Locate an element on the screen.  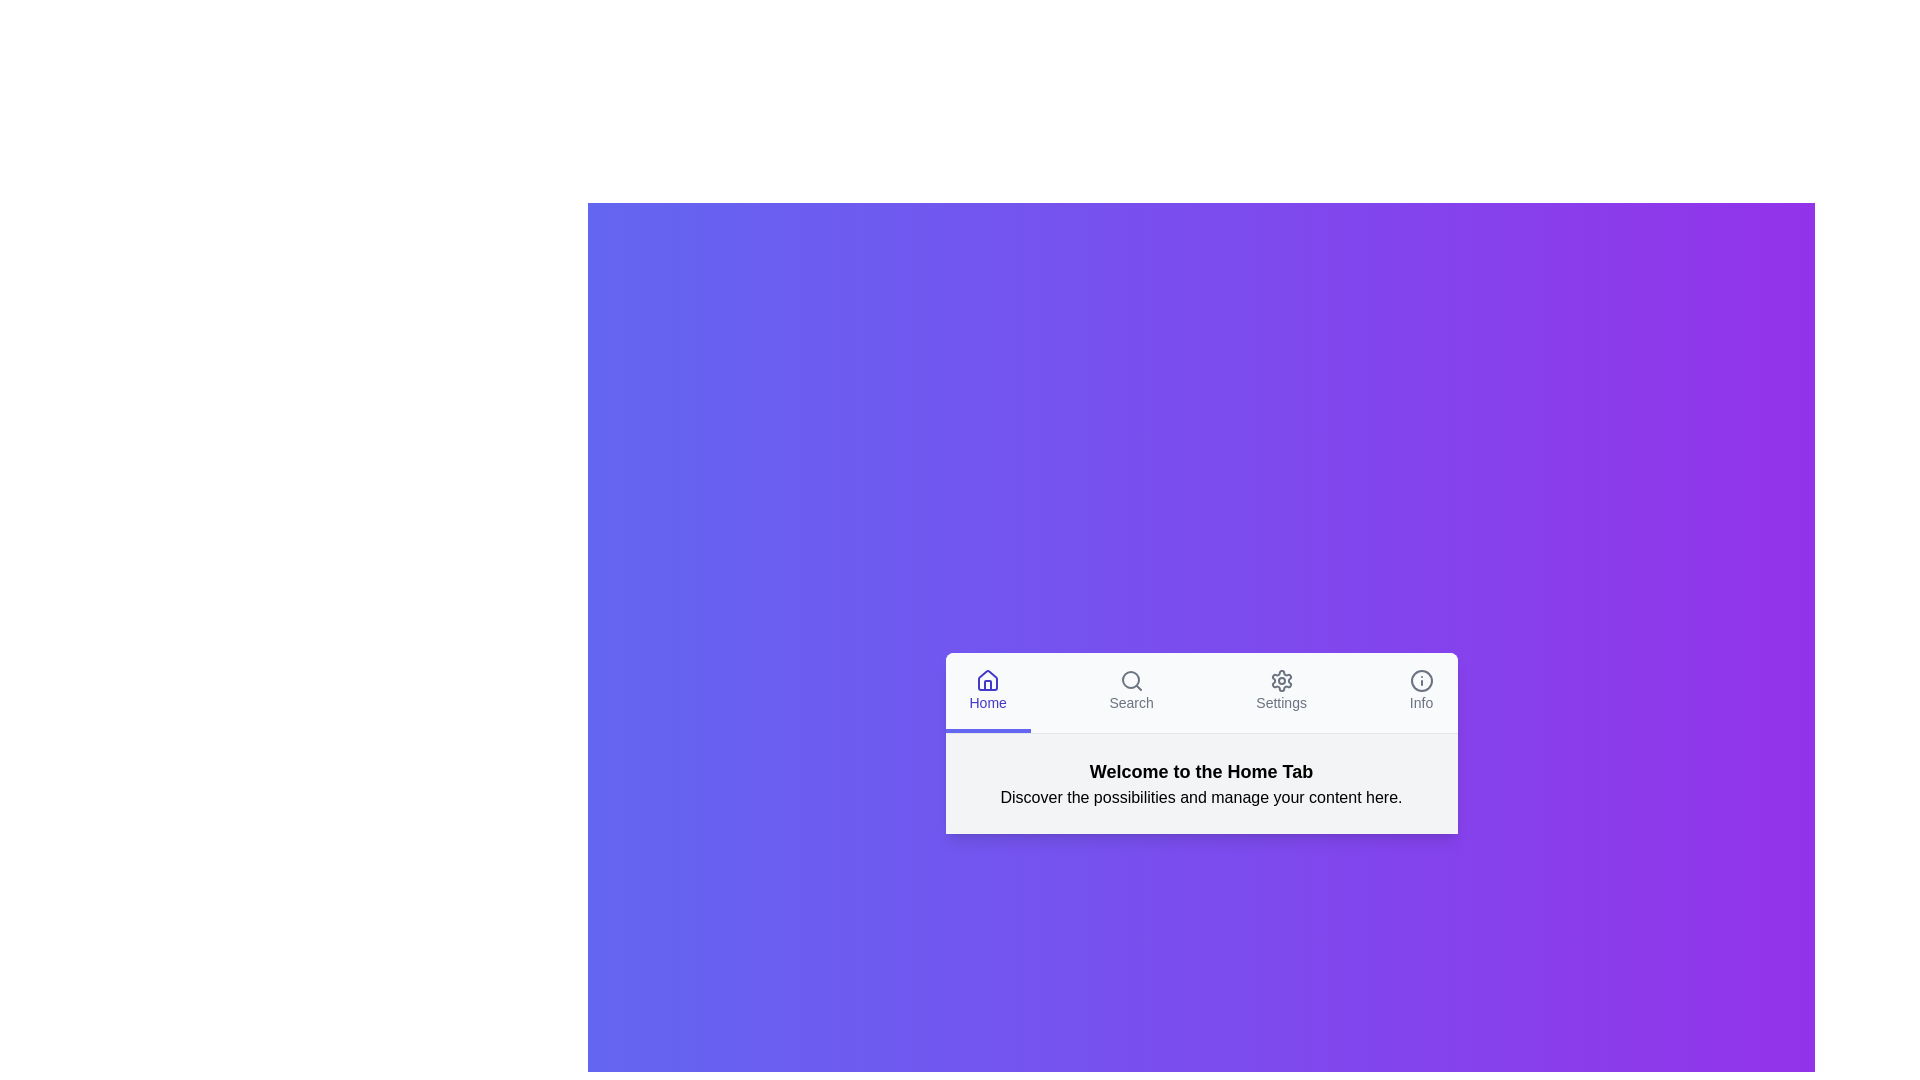
descriptive text located near the center-bottom of the interface, directly below the 'Welcome to the Home Tab' heading is located at coordinates (1200, 796).